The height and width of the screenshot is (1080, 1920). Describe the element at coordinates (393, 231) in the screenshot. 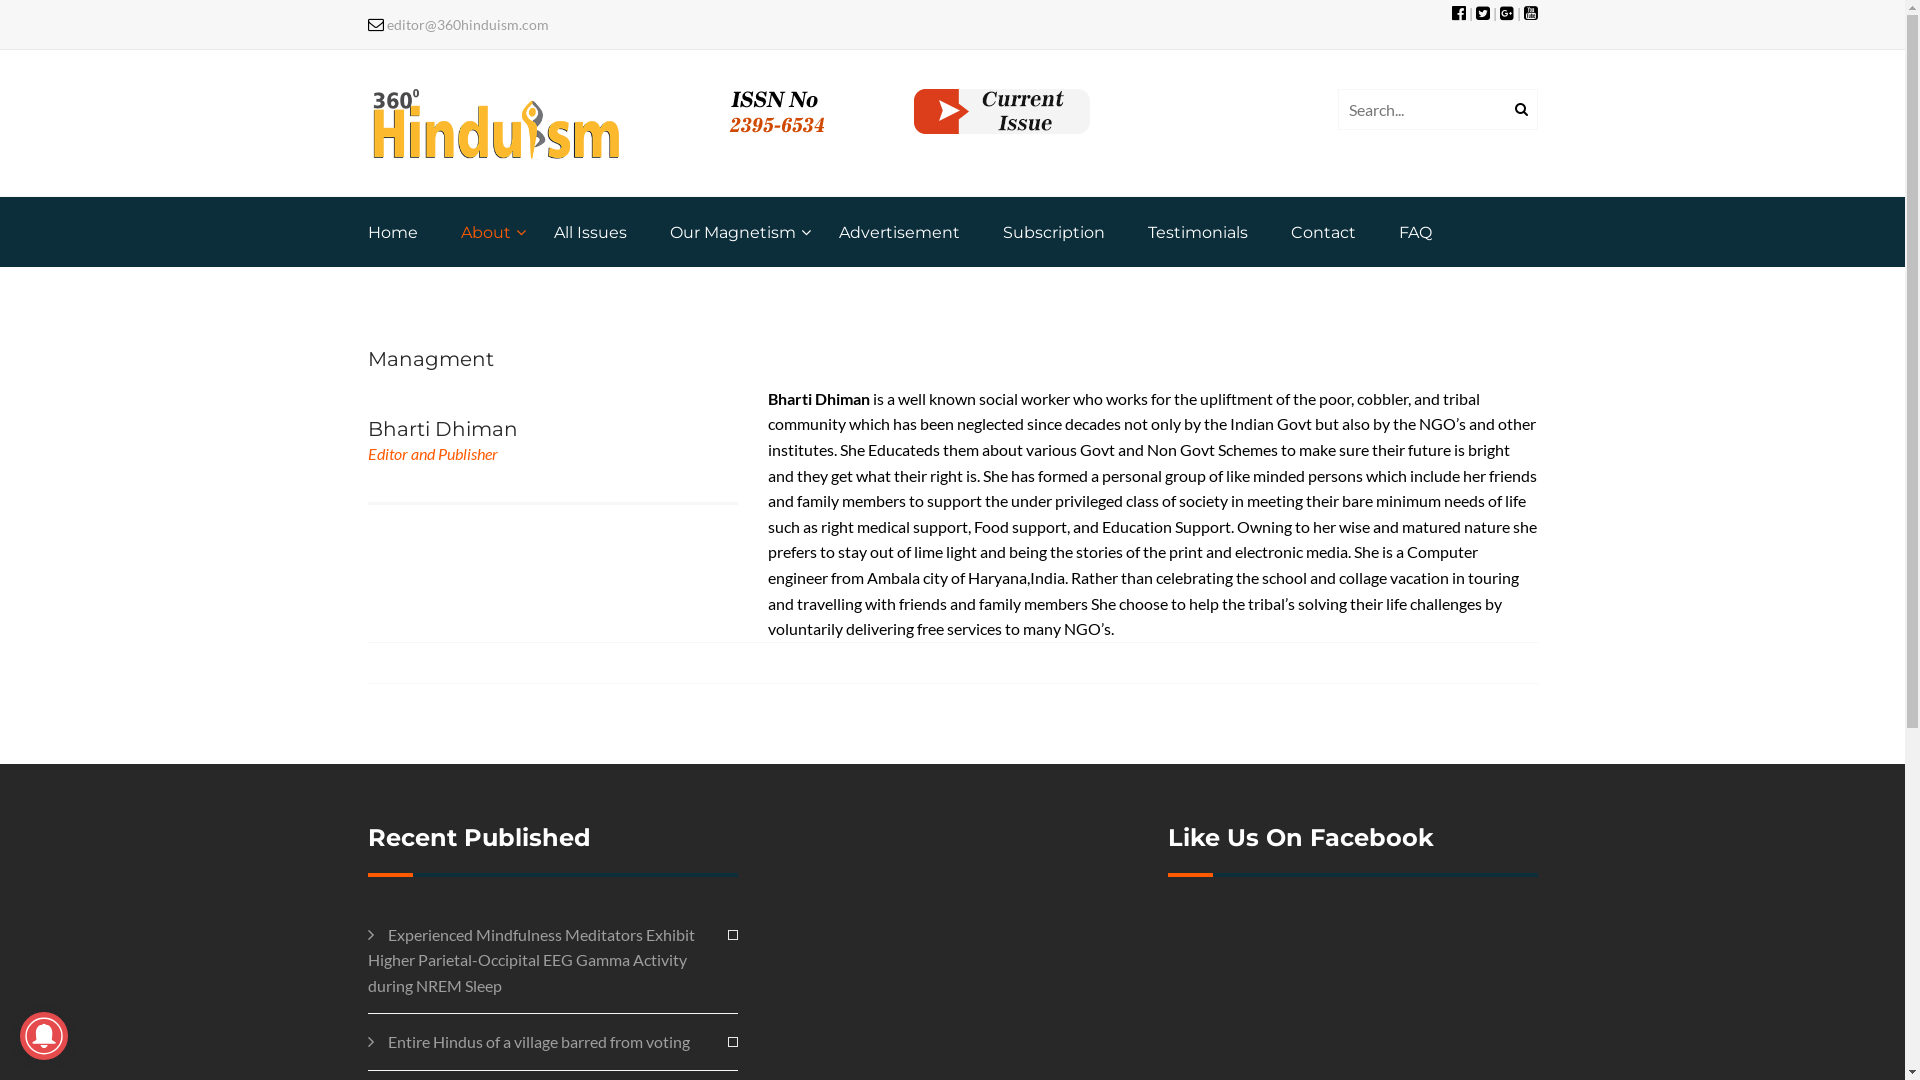

I see `'Home'` at that location.